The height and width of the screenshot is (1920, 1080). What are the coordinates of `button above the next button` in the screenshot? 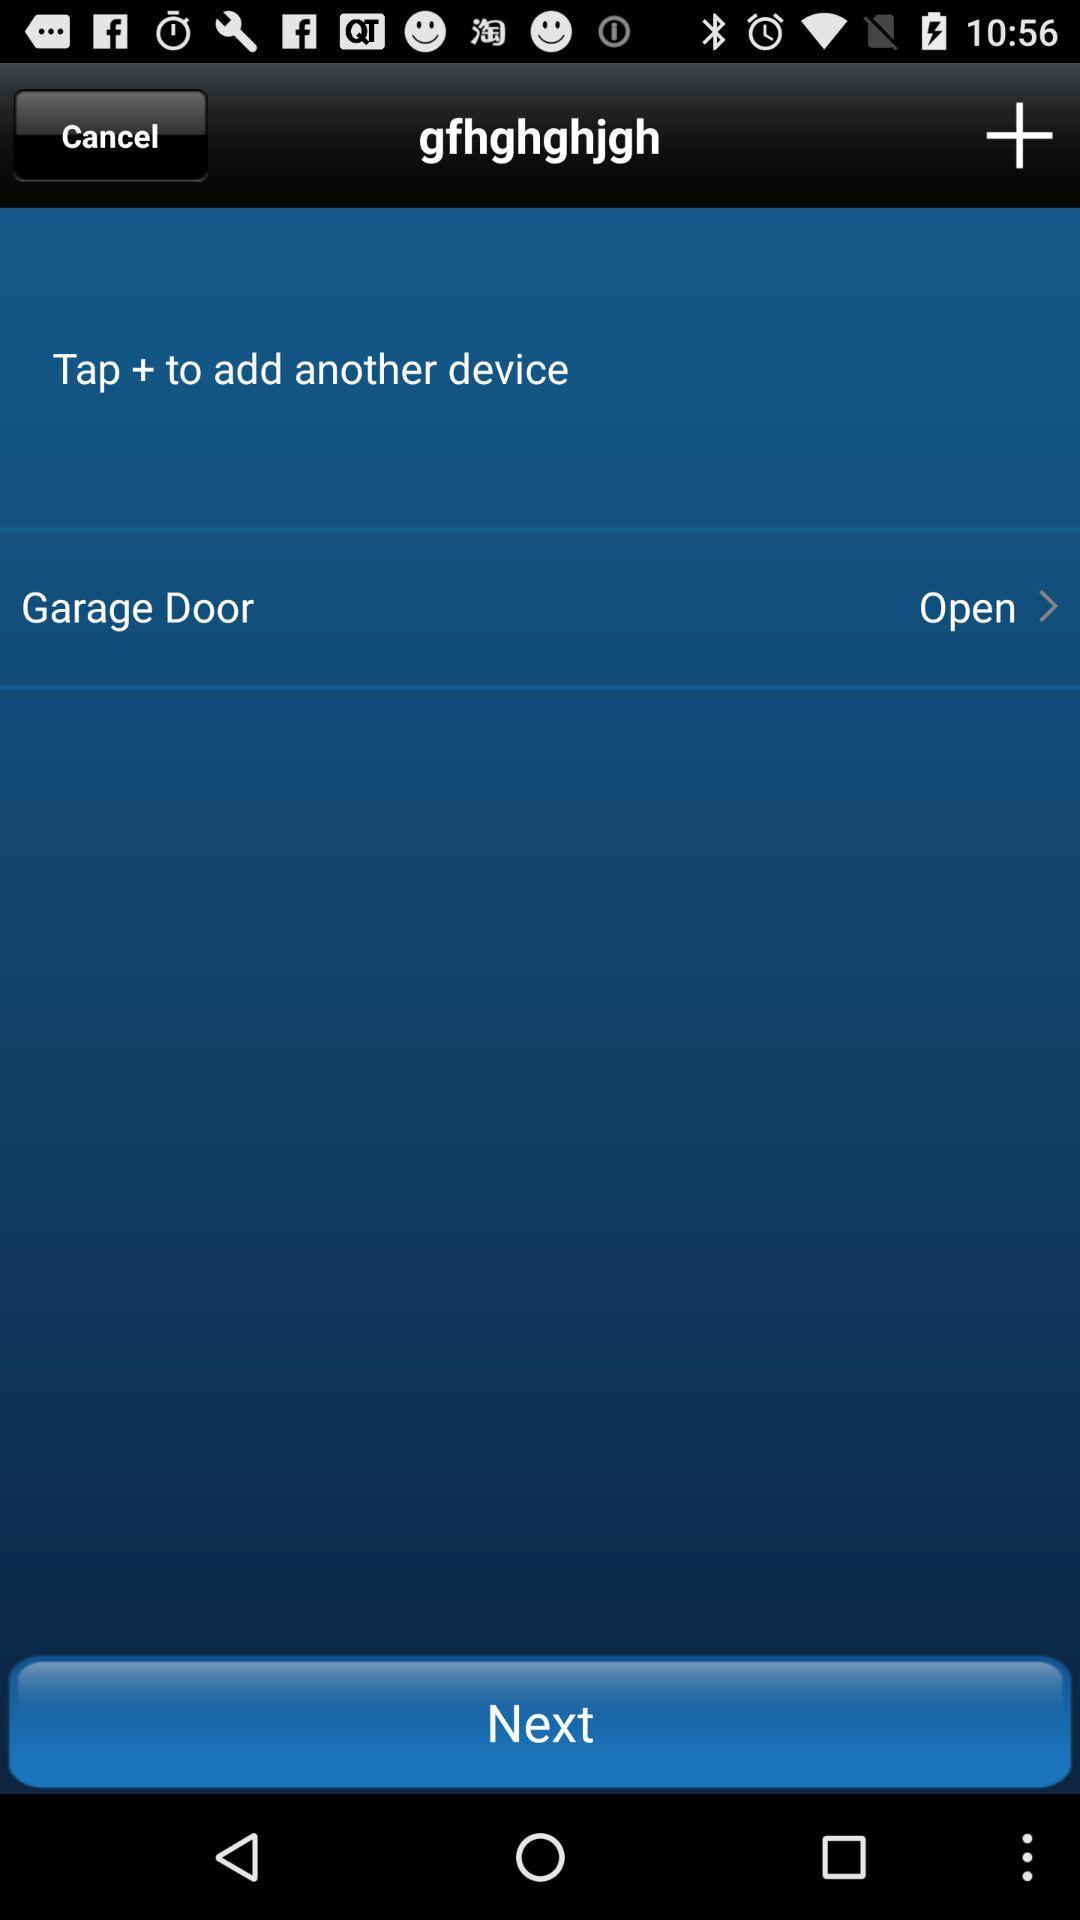 It's located at (966, 604).